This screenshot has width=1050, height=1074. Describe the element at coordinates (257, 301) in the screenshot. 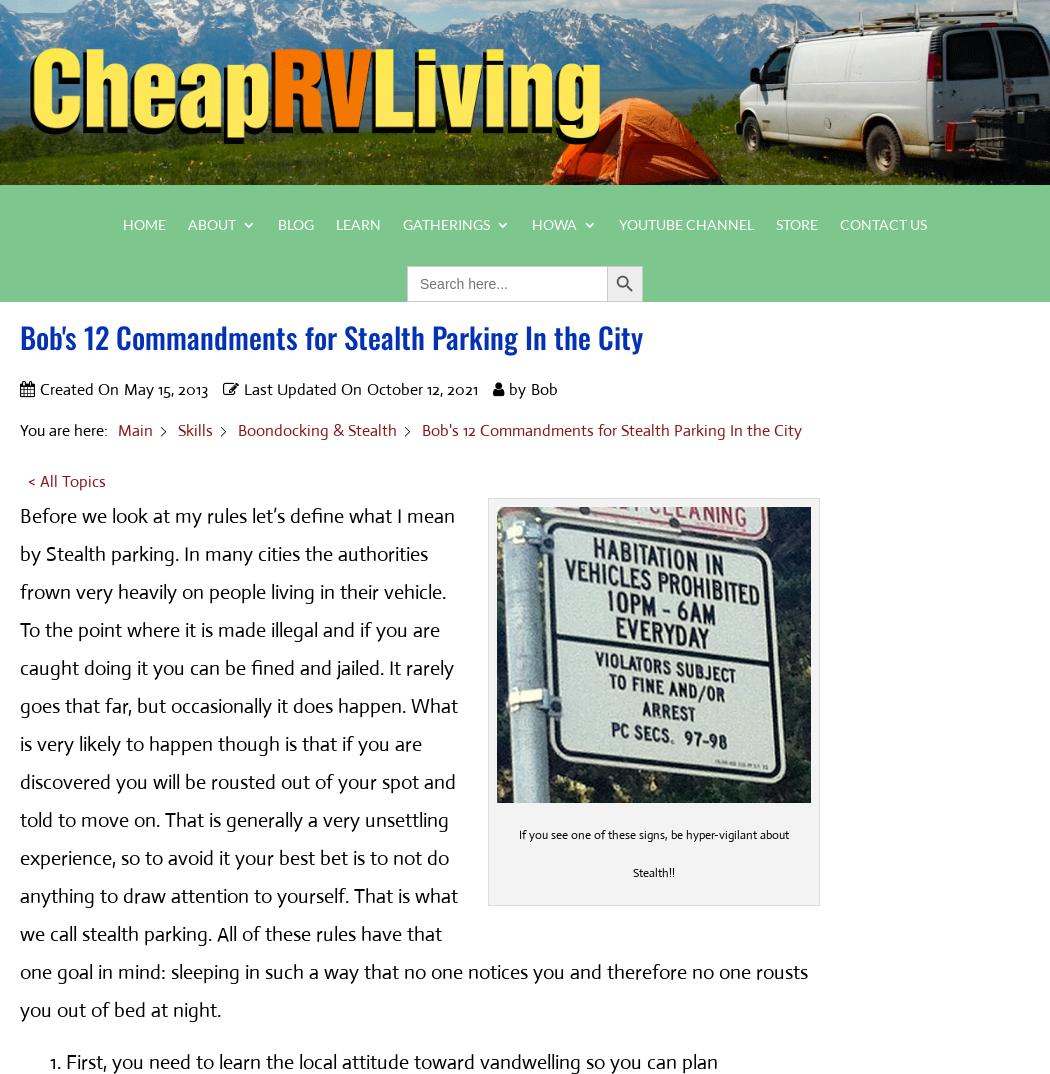

I see `'About Bob'` at that location.